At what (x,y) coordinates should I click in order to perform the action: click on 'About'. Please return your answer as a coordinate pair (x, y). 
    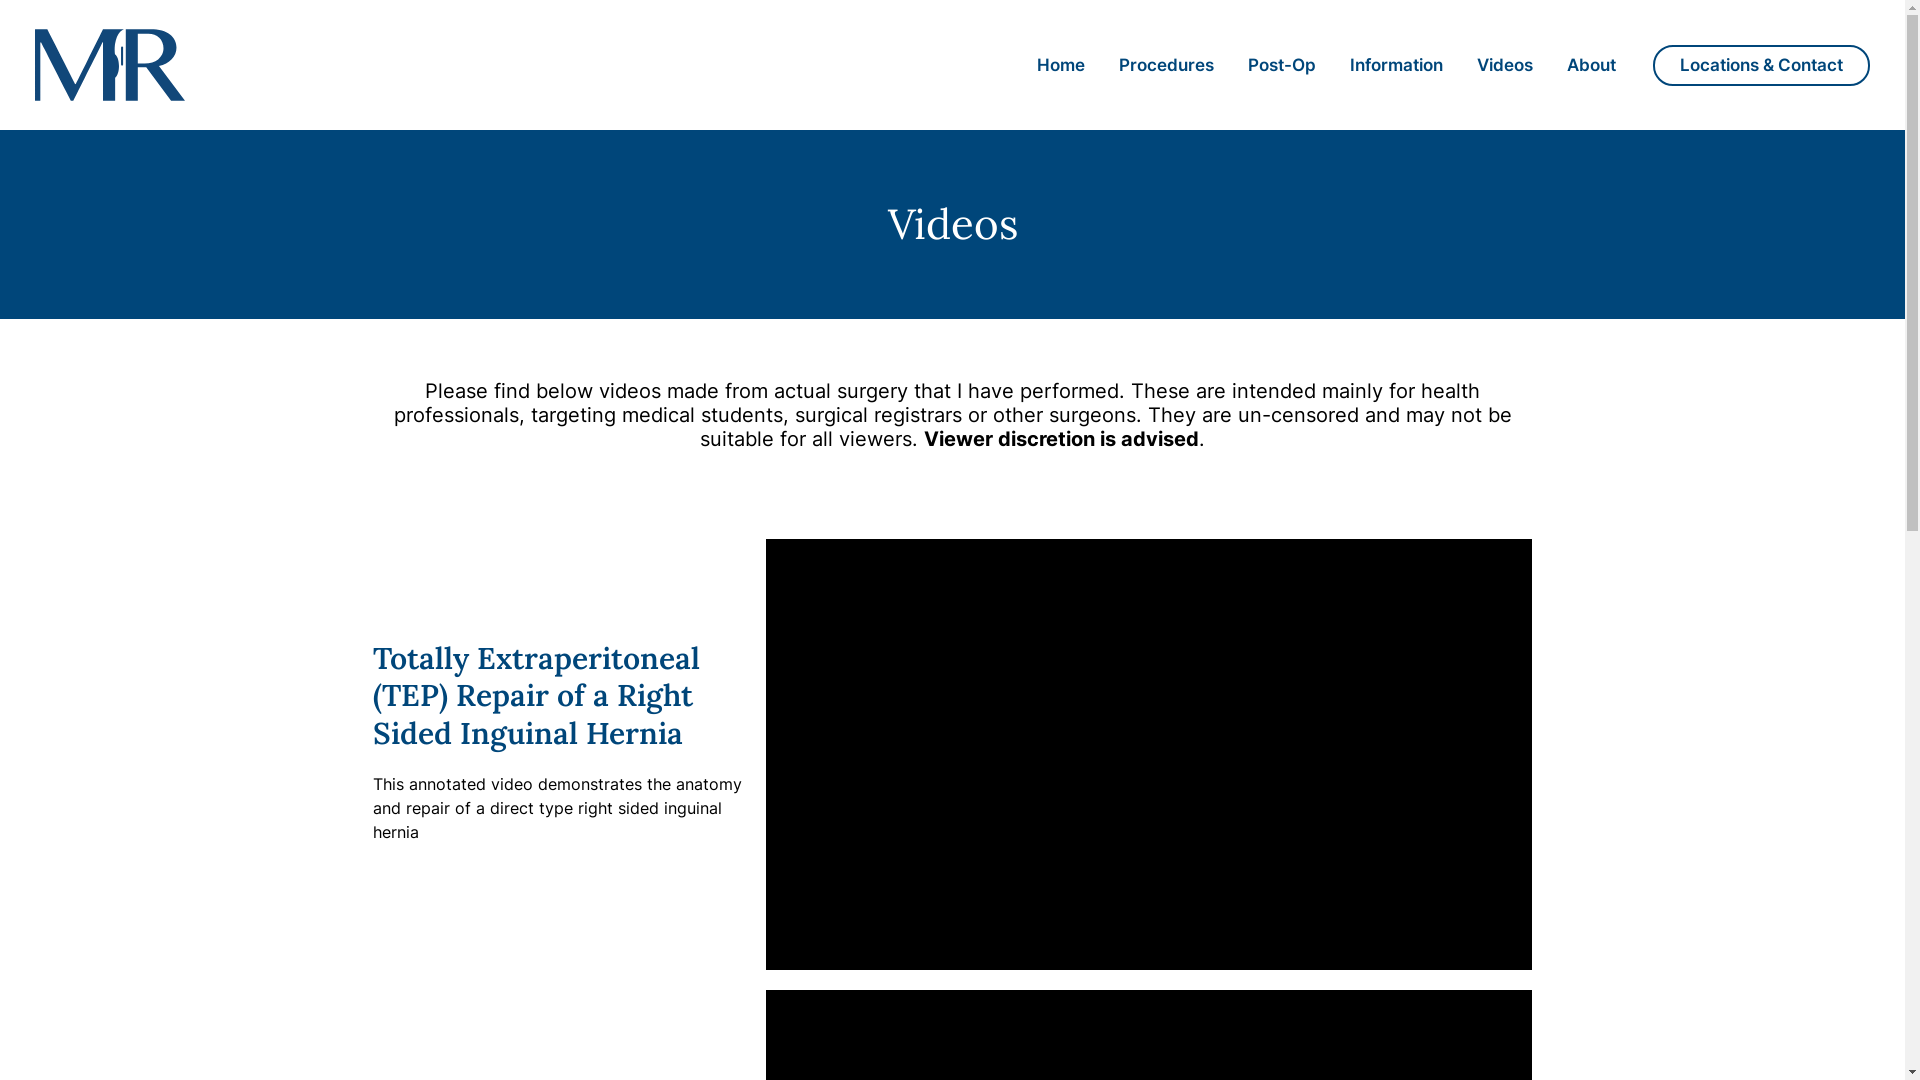
    Looking at the image, I should click on (1590, 64).